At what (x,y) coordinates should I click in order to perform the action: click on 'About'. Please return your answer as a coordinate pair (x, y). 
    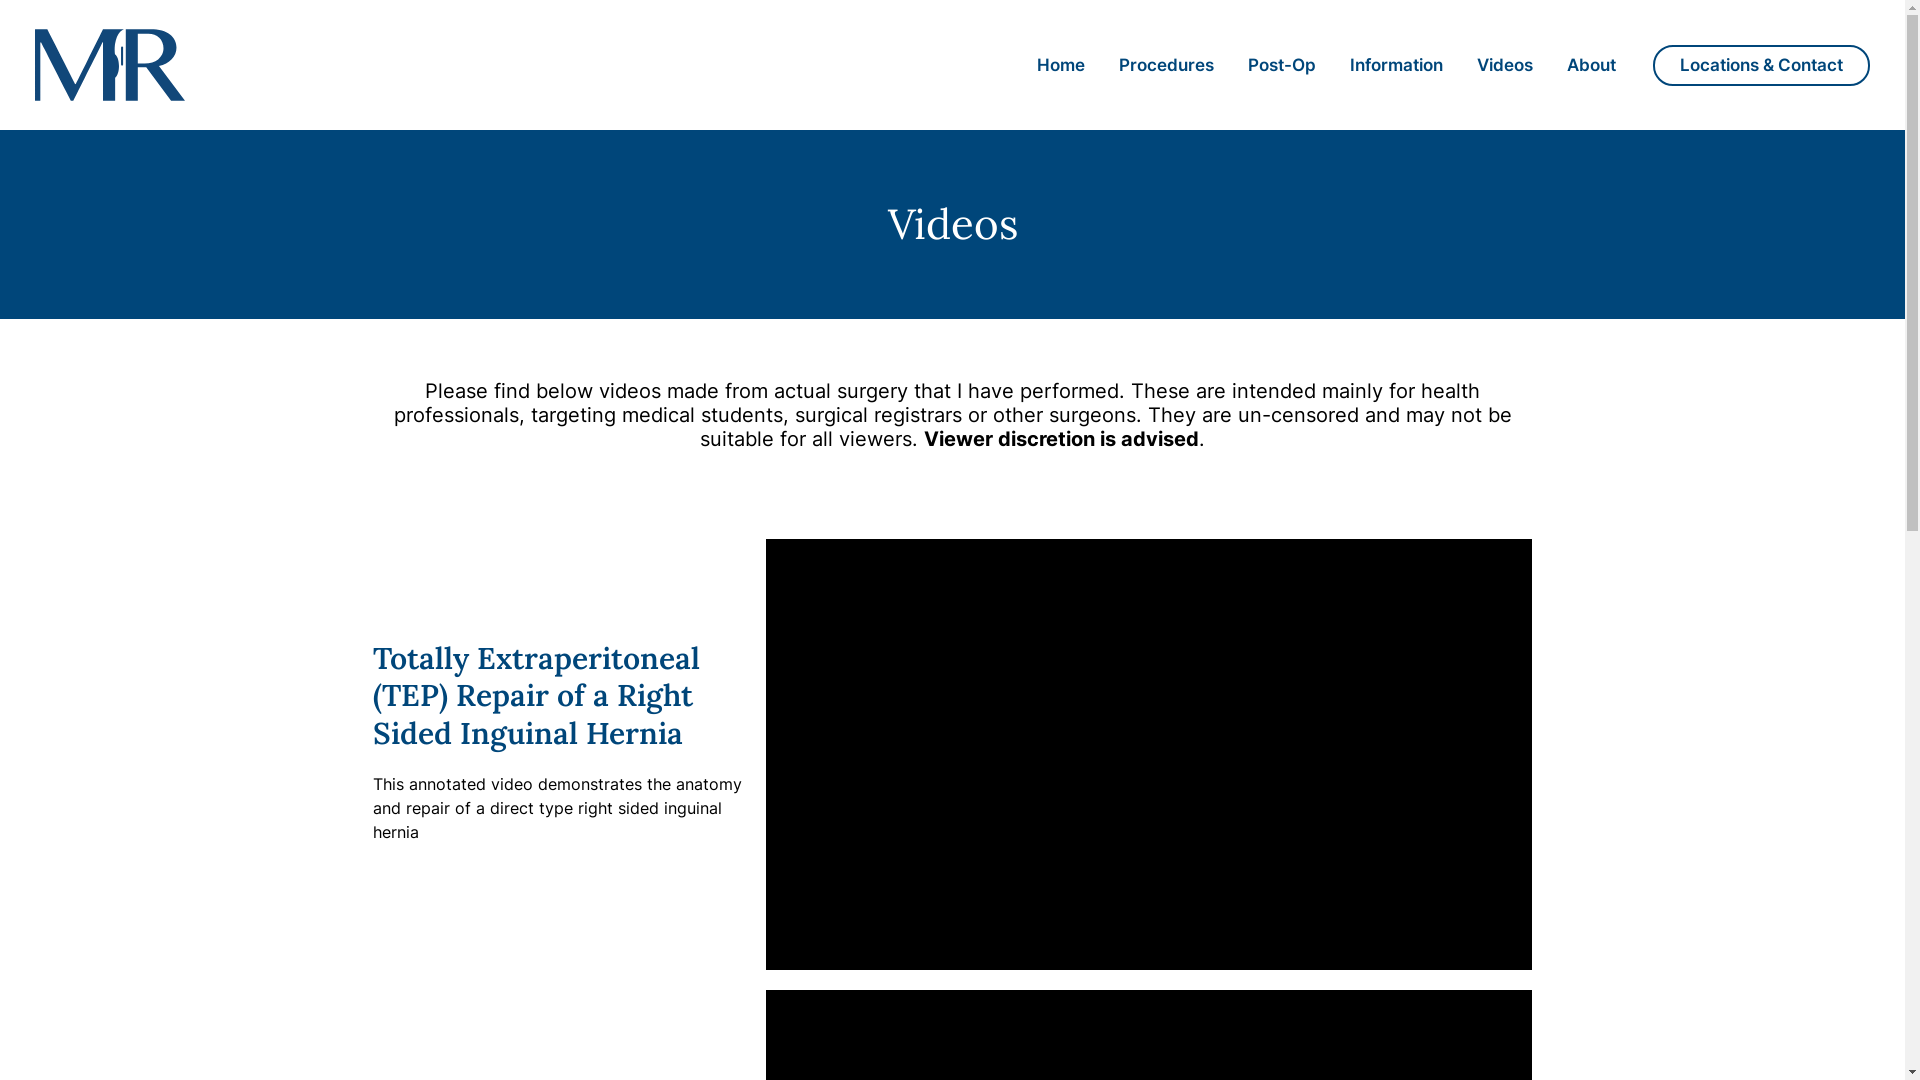
    Looking at the image, I should click on (1590, 64).